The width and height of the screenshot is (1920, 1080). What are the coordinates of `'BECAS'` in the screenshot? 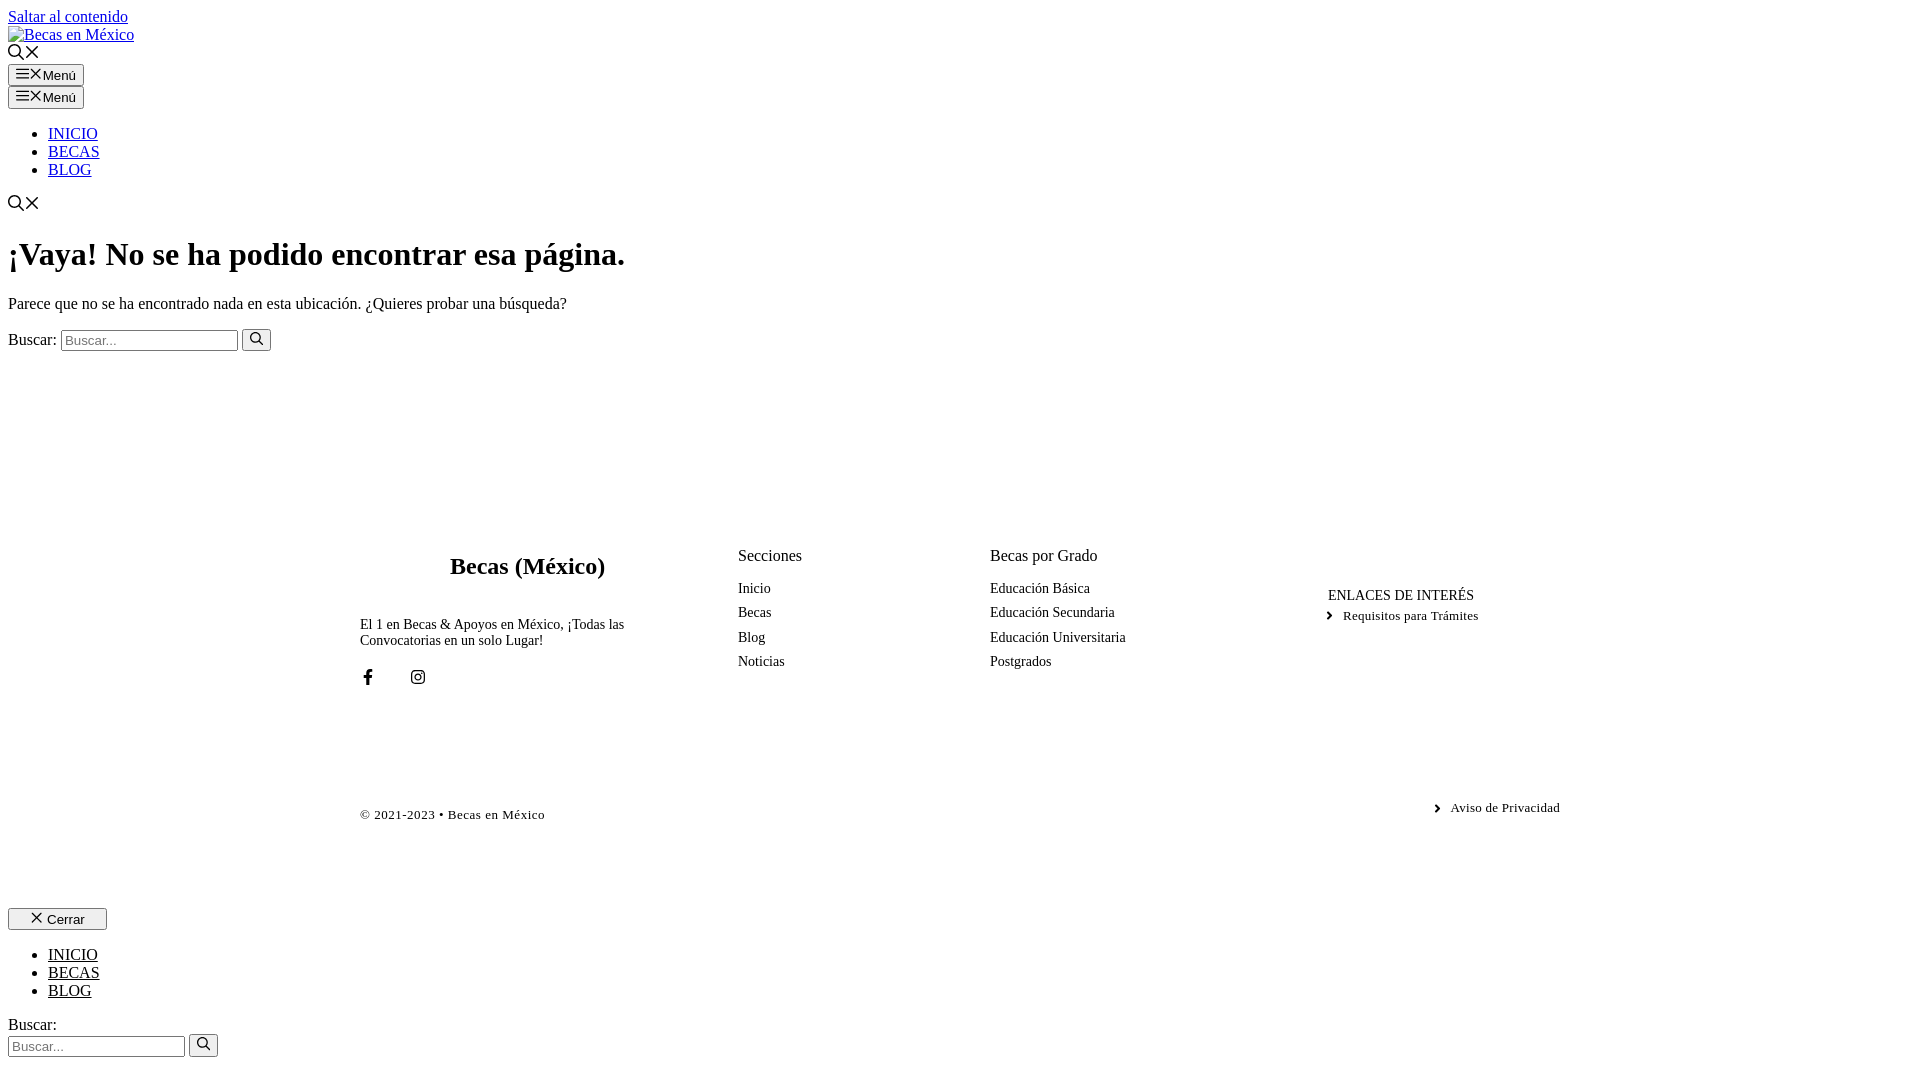 It's located at (73, 971).